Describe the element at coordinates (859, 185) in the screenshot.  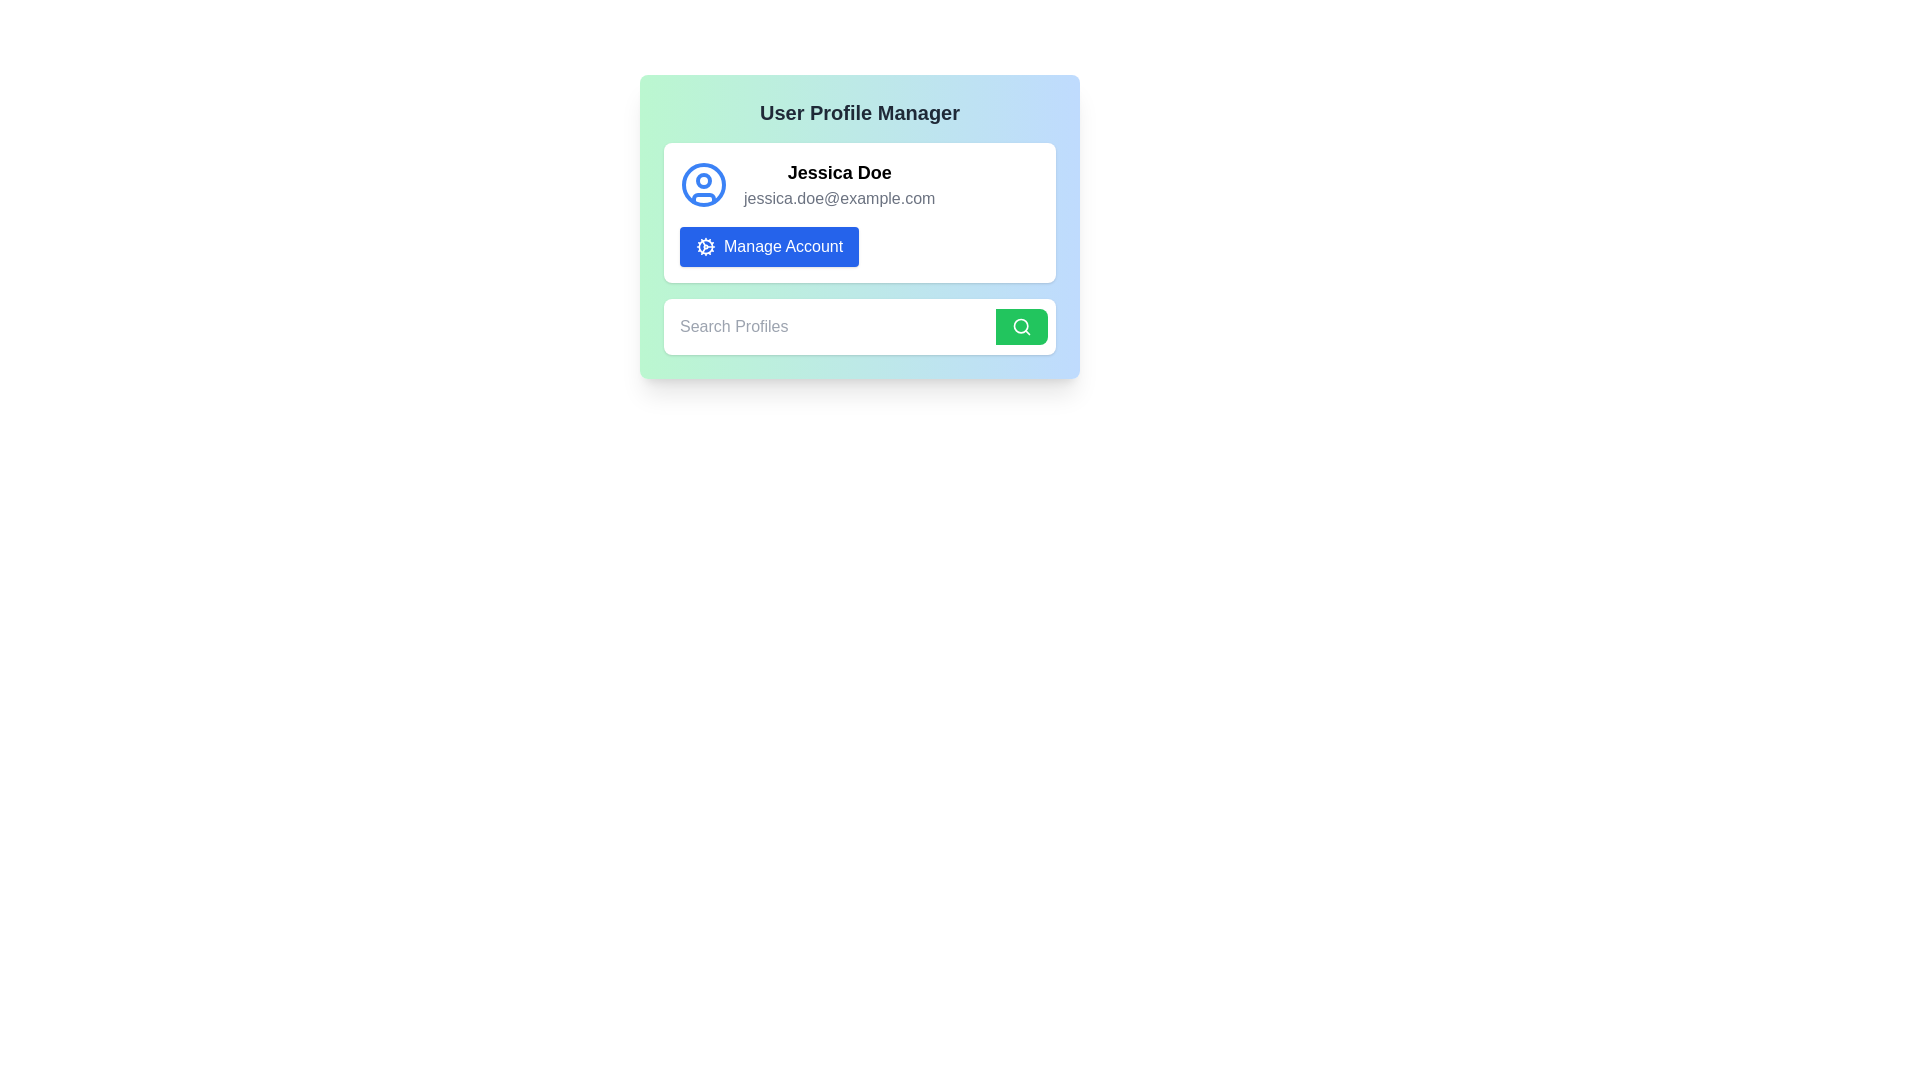
I see `details displayed in the composite display component showing 'Jessica Doe' and 'jessica.doe@example.com' located at the top section of the card, right of the user avatar icon` at that location.